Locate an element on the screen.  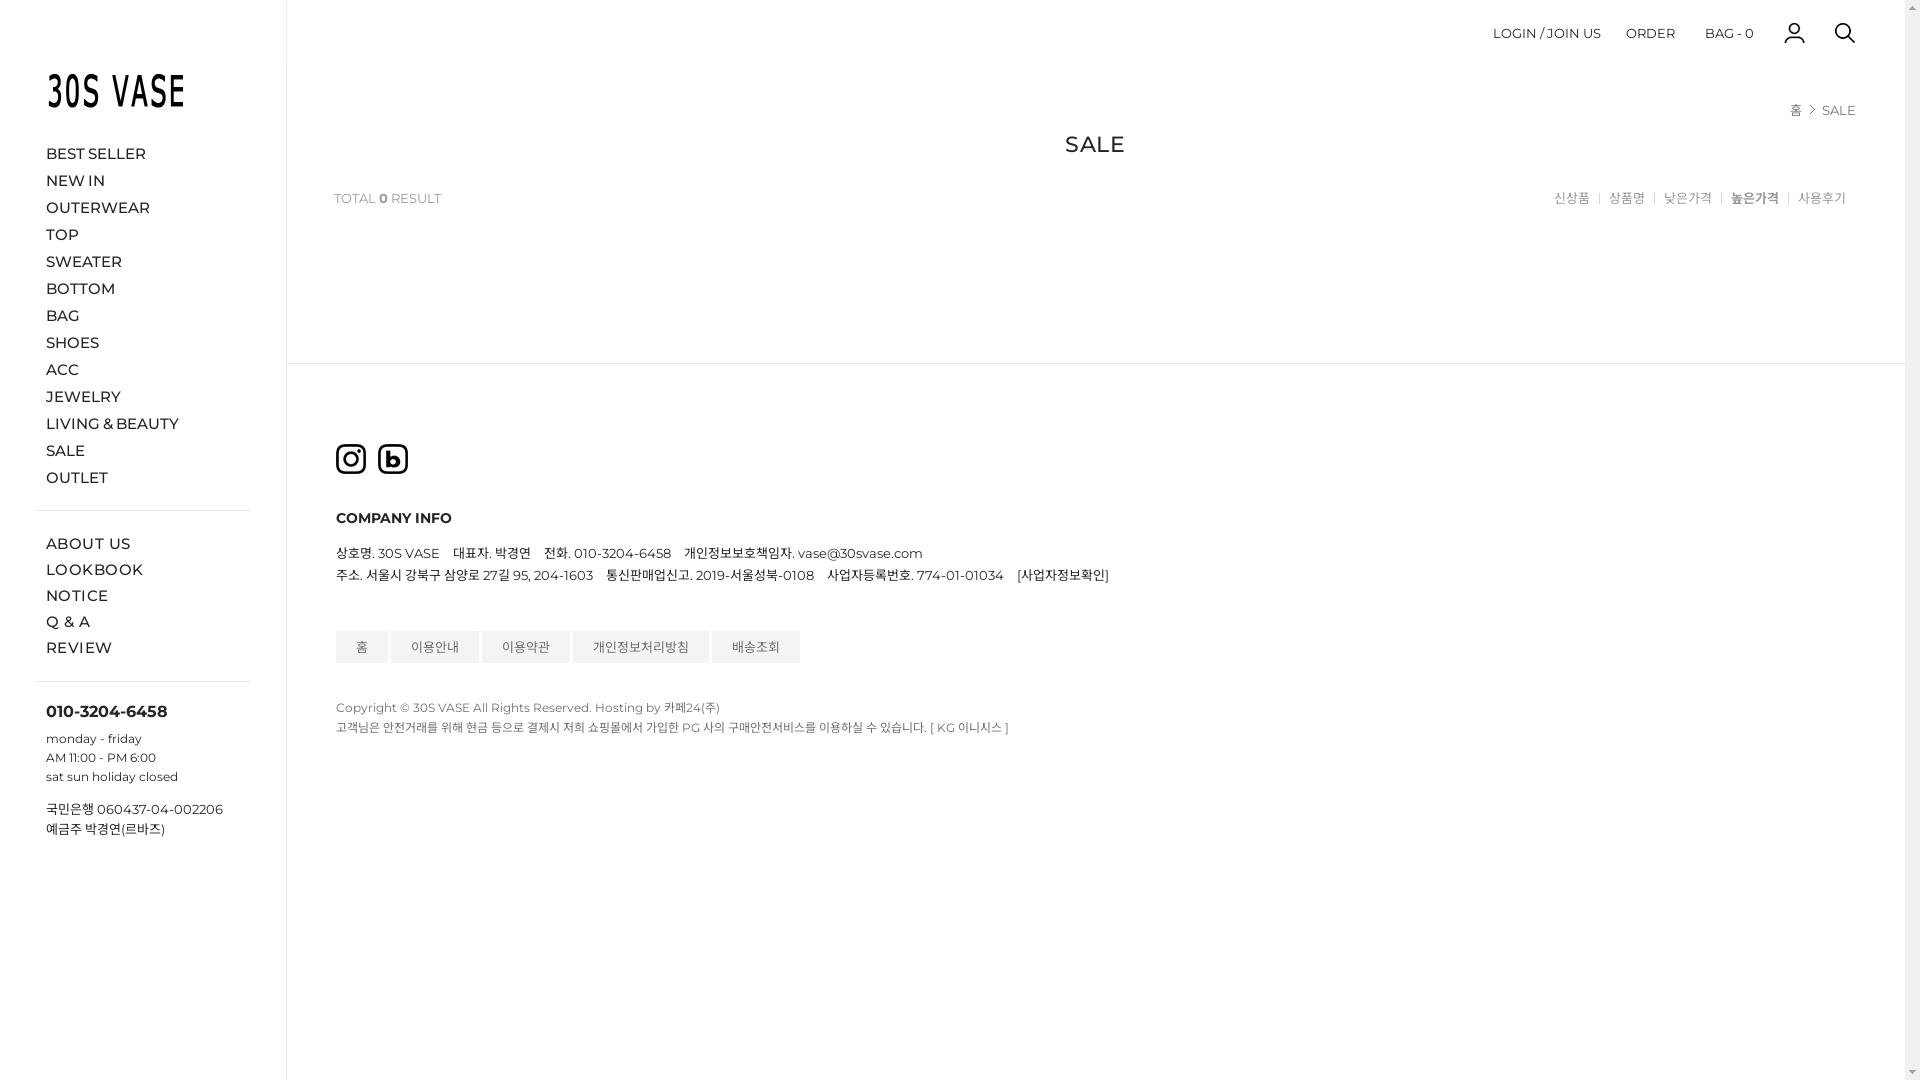
'BEST SELLER' is located at coordinates (142, 151).